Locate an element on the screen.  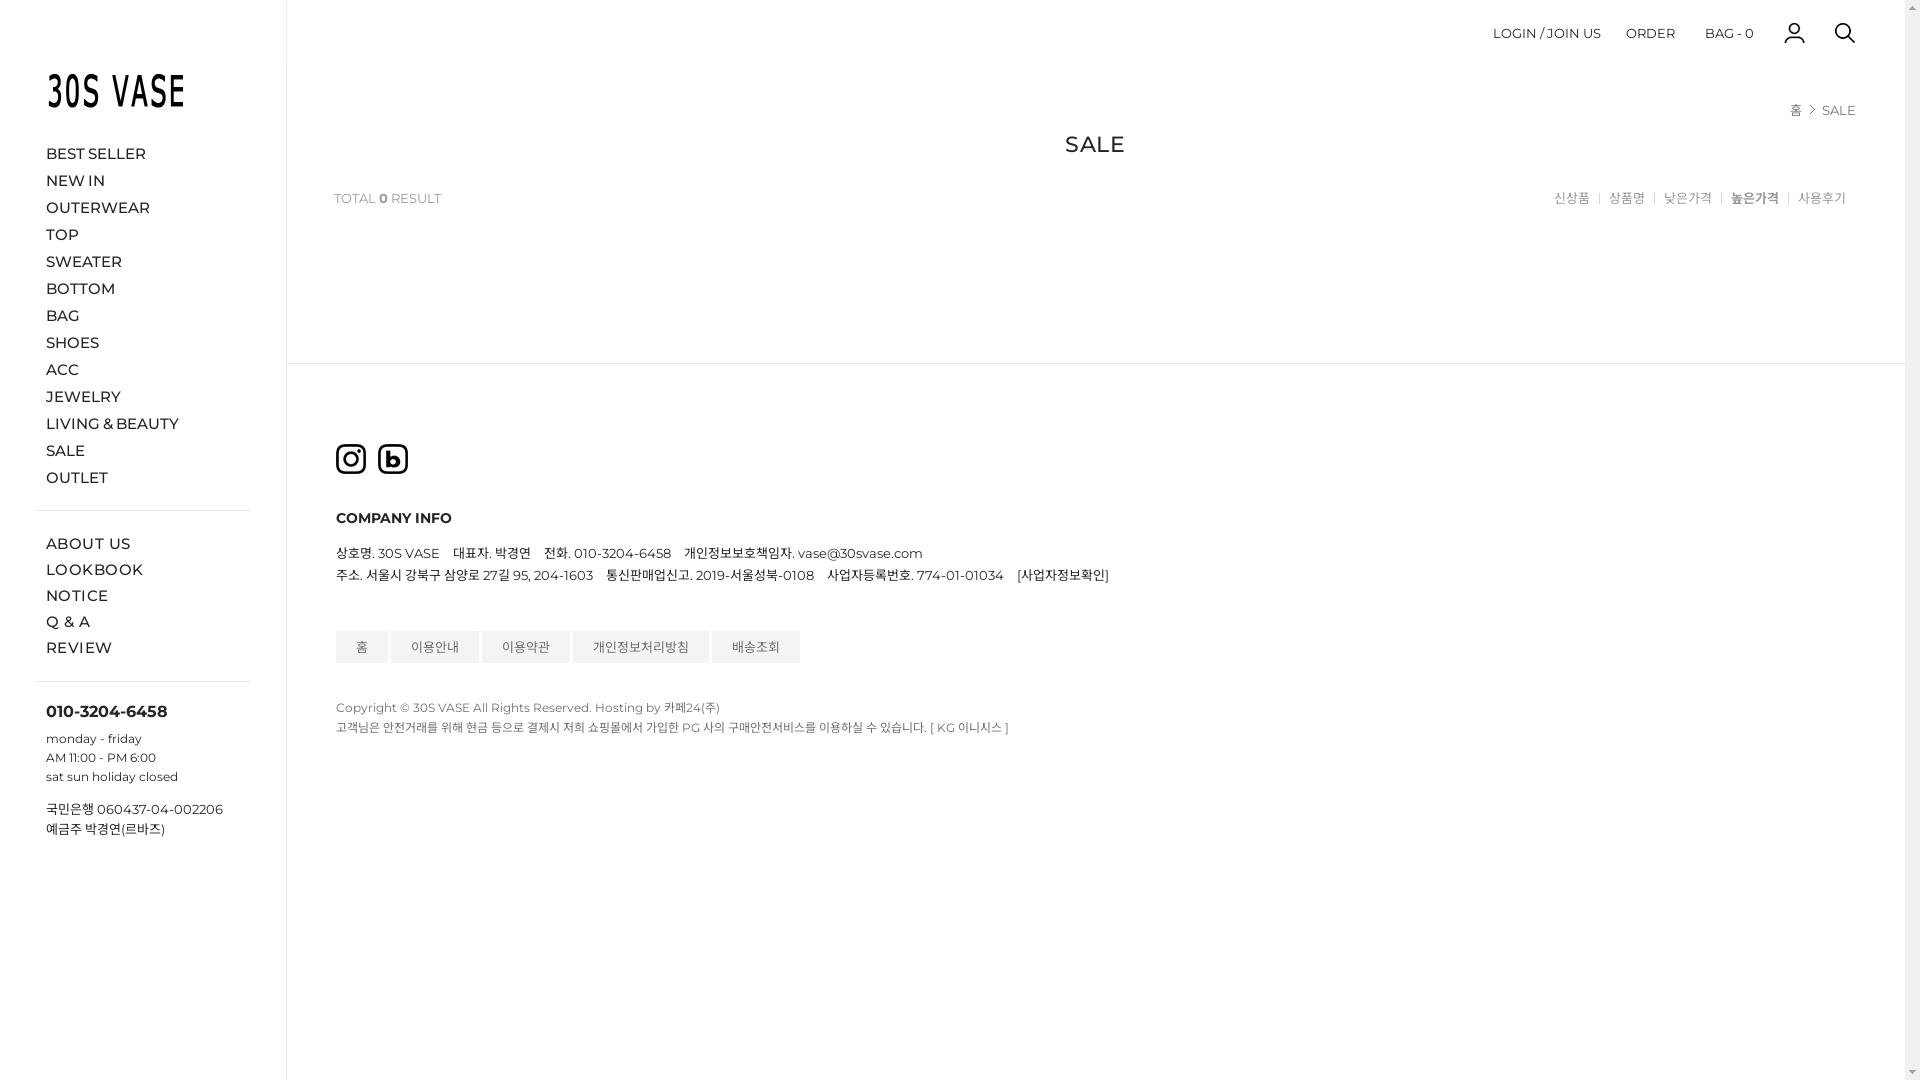
'BEST SELLER' is located at coordinates (142, 151).